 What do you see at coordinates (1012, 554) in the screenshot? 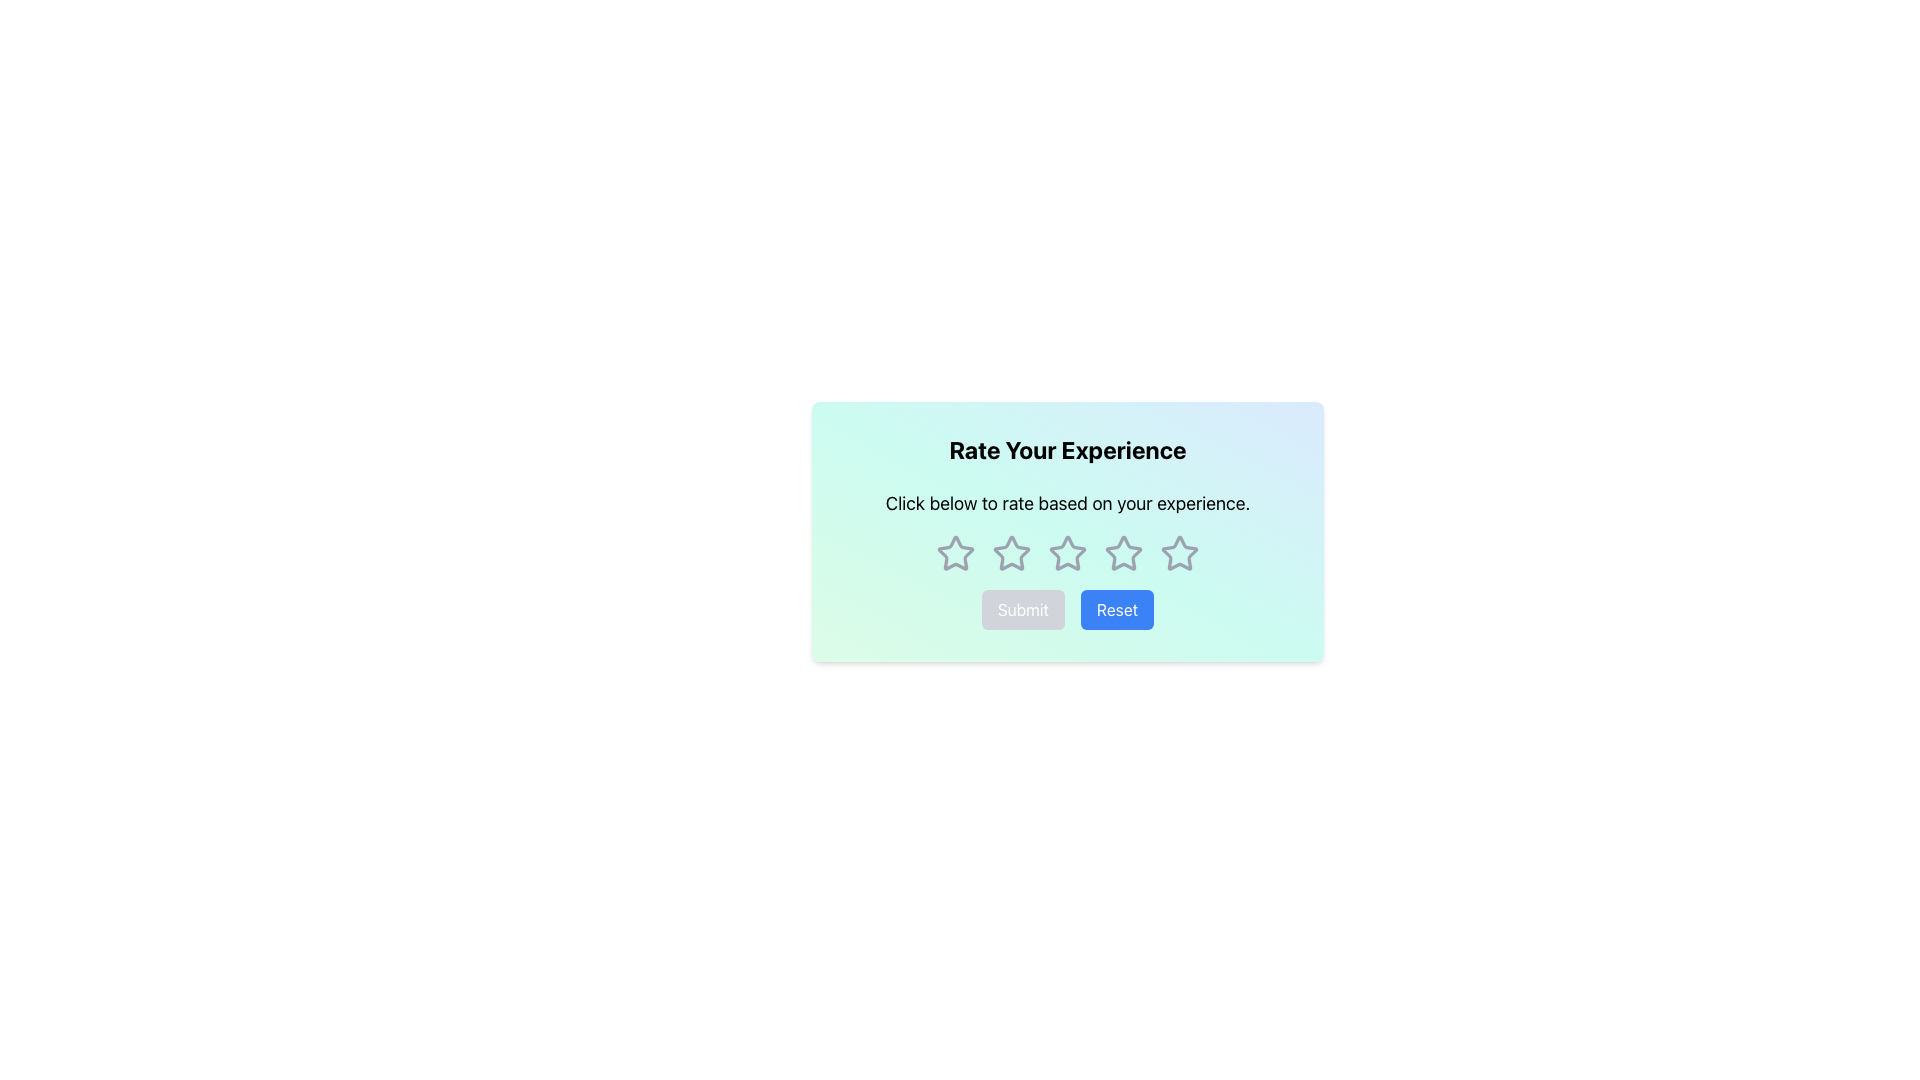
I see `the third star icon in the 5-star rating component to rate the experience` at bounding box center [1012, 554].